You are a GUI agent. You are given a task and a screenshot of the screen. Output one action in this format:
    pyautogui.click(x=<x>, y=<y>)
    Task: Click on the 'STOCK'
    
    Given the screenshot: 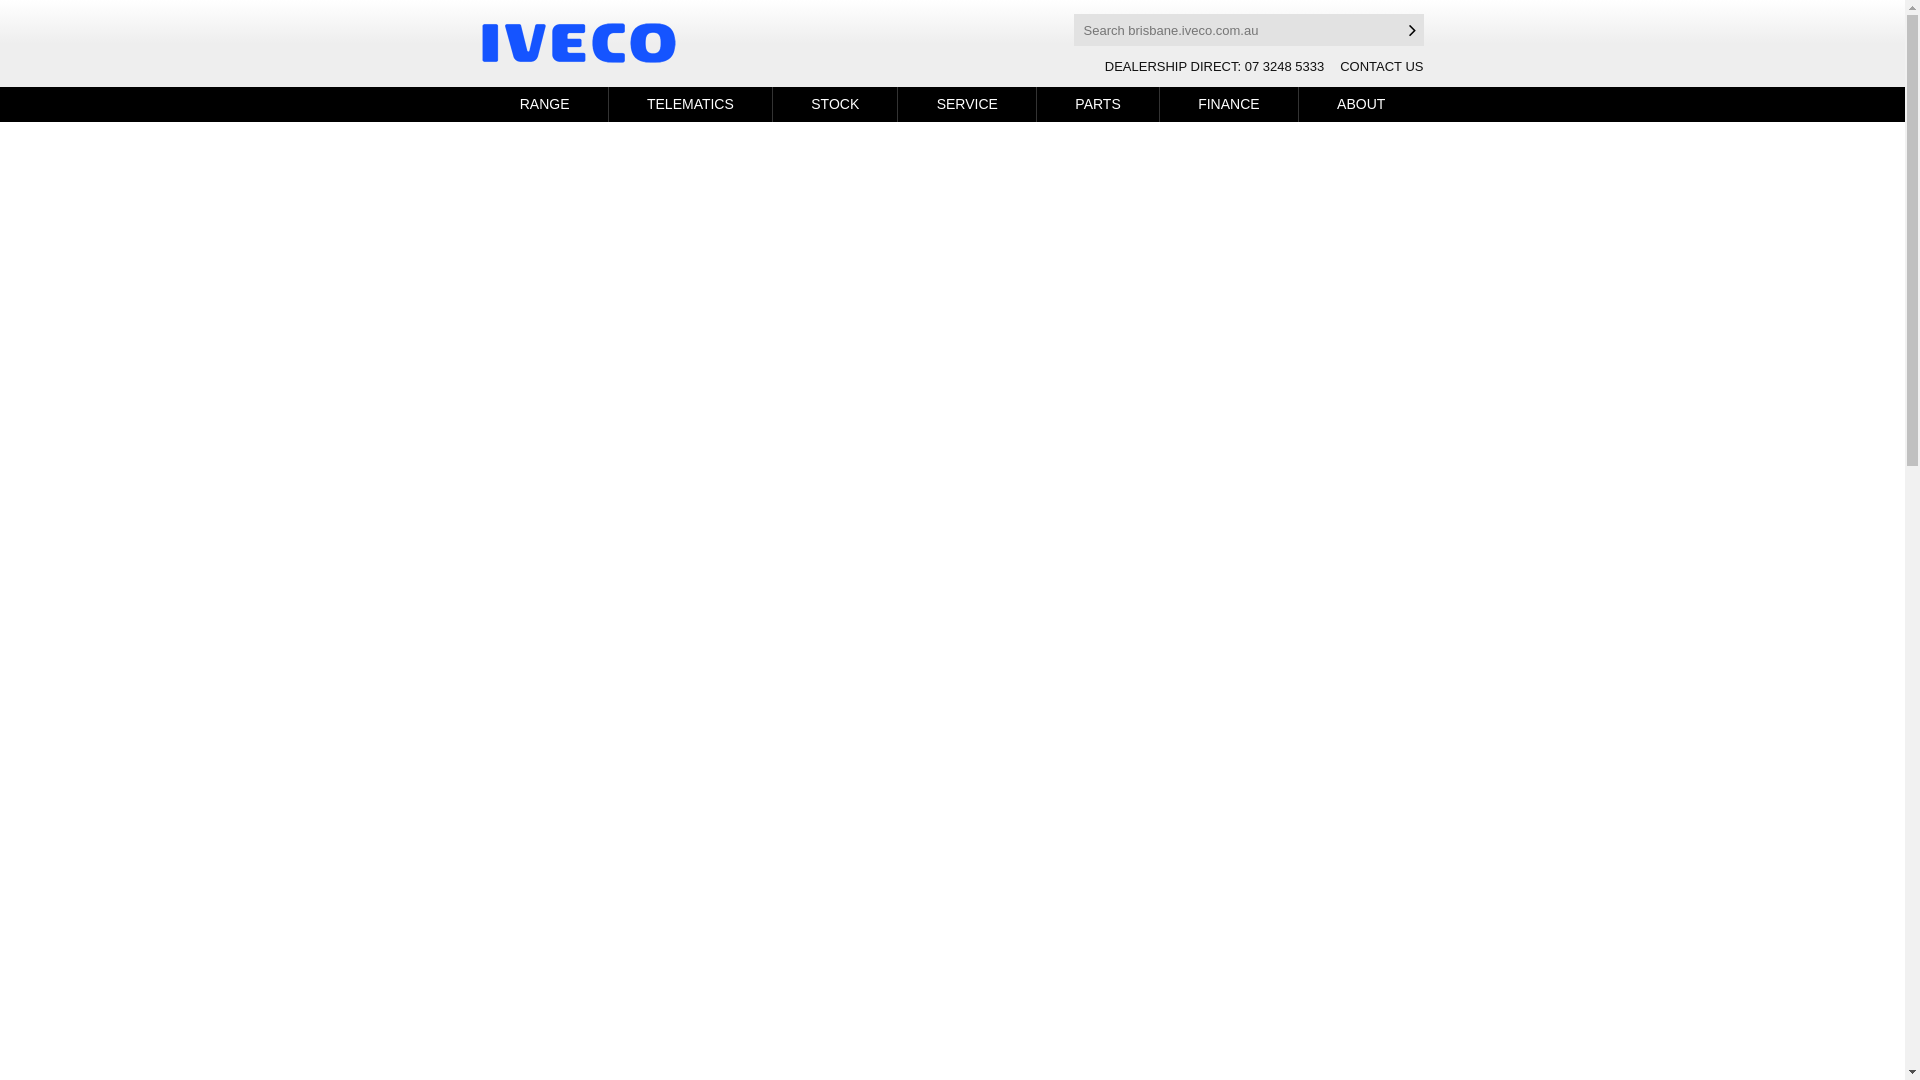 What is the action you would take?
    pyautogui.click(x=835, y=104)
    